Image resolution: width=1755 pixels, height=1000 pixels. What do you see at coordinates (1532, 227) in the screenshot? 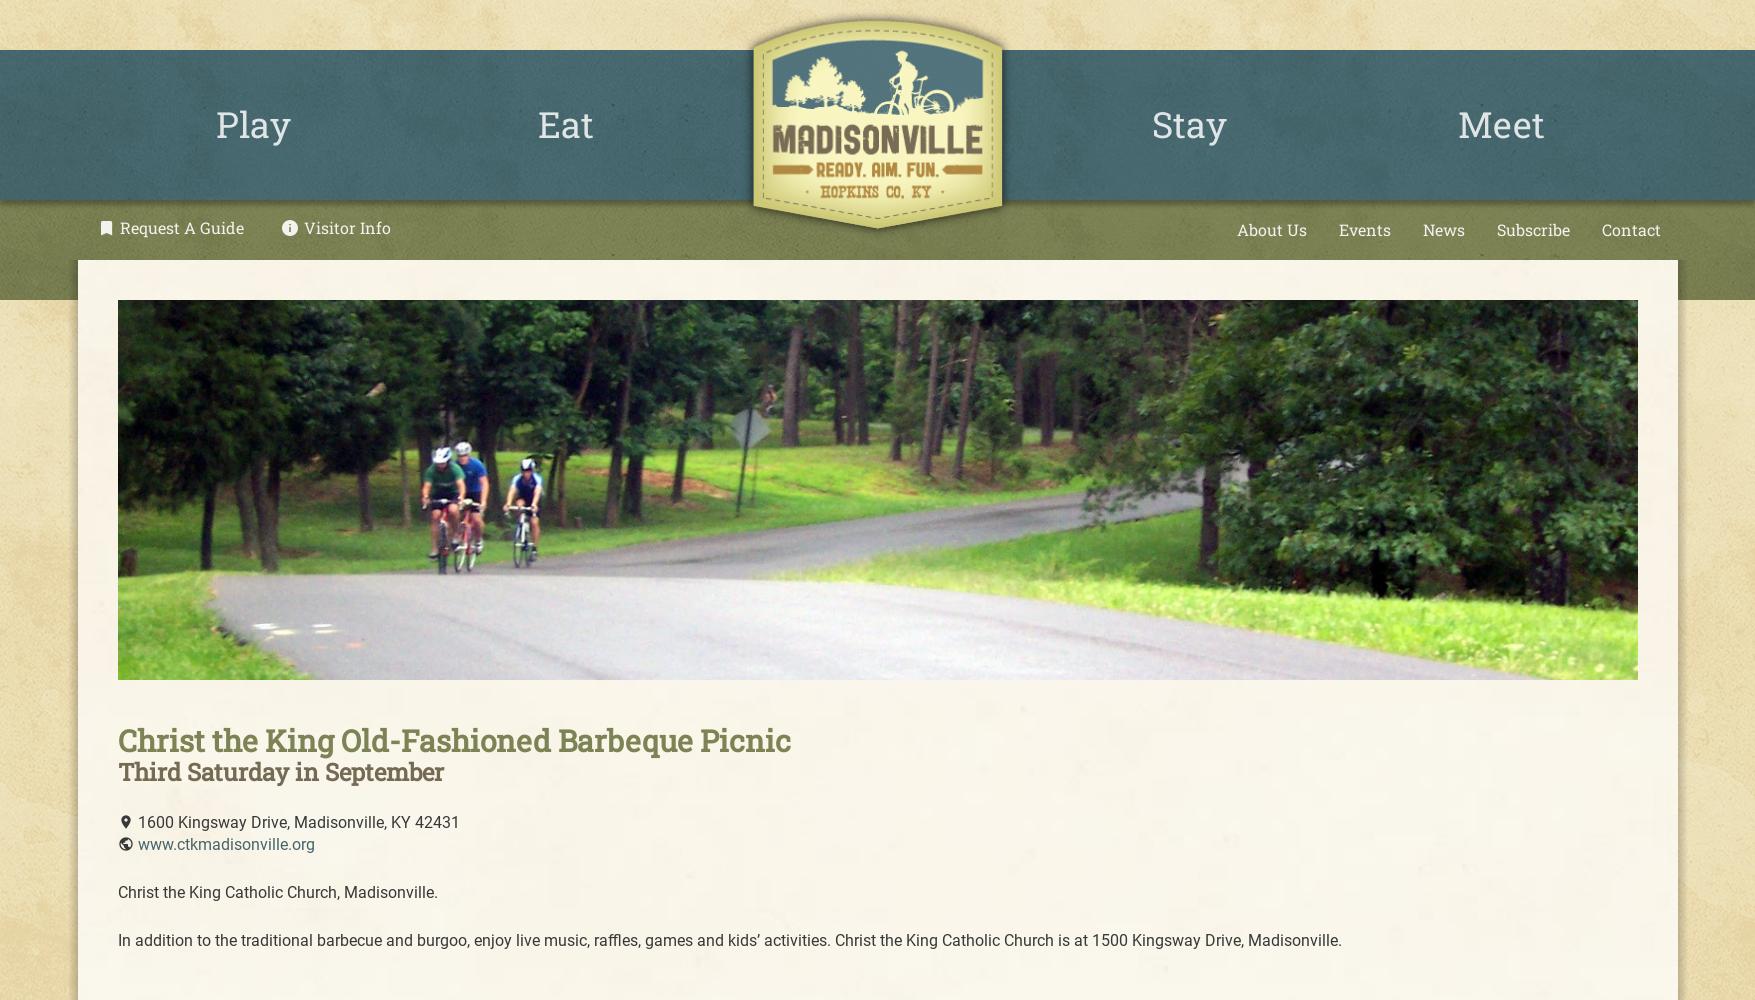
I see `'Subscribe'` at bounding box center [1532, 227].